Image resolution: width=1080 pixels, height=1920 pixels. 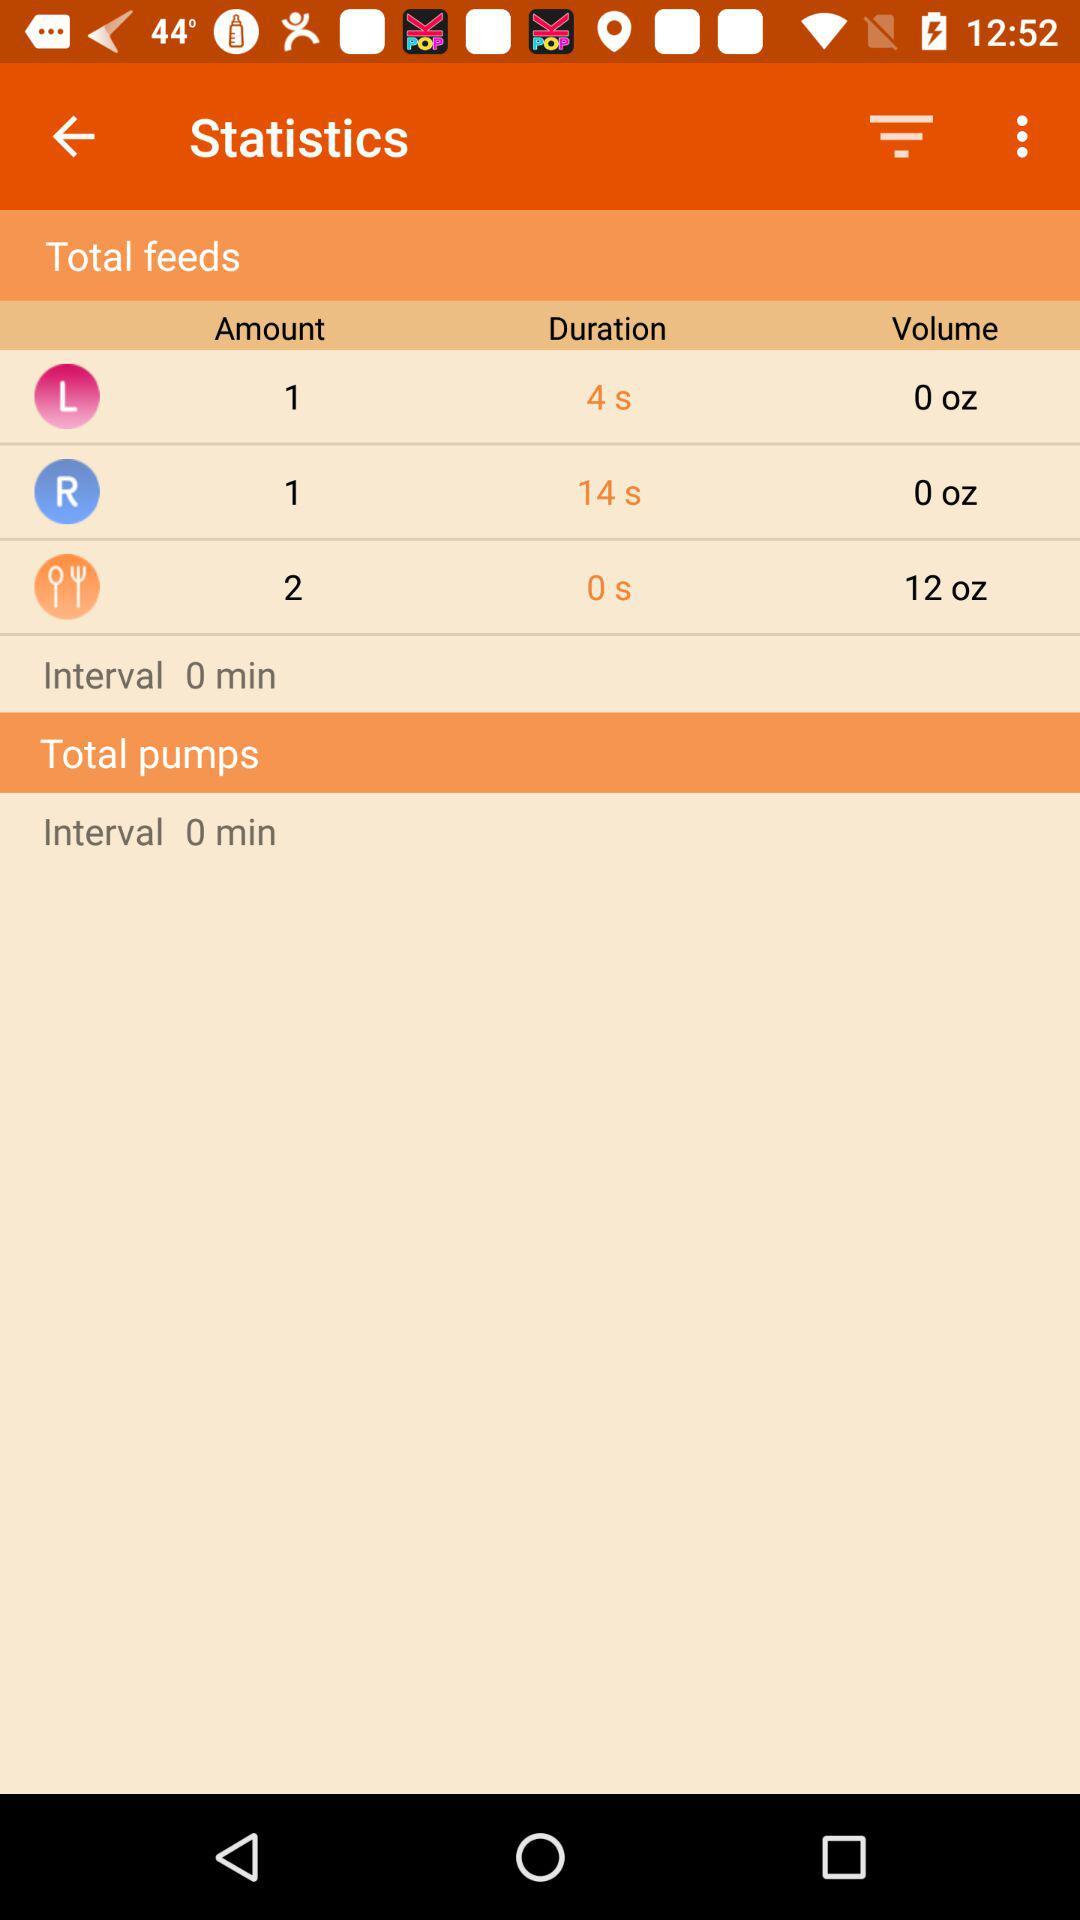 What do you see at coordinates (901, 135) in the screenshot?
I see `icon above volume icon` at bounding box center [901, 135].